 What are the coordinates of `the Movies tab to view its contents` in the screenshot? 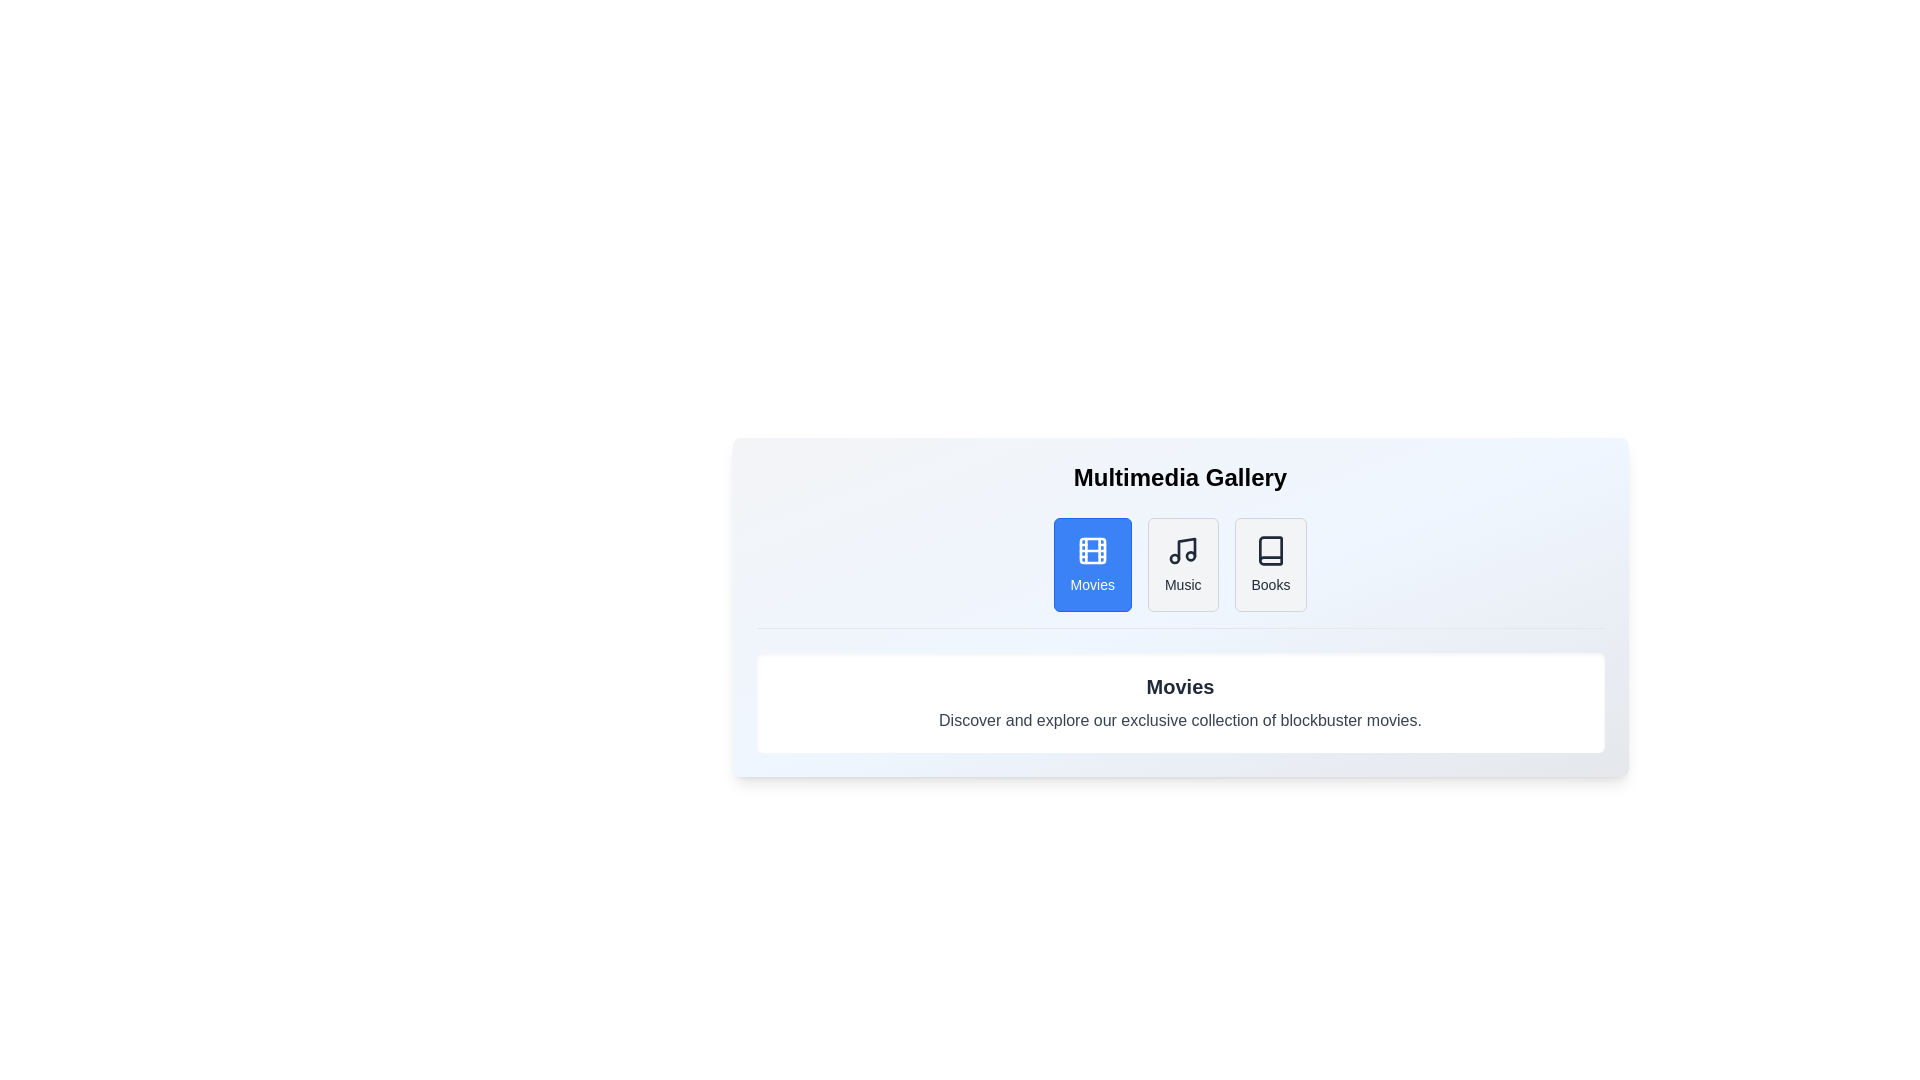 It's located at (1091, 564).